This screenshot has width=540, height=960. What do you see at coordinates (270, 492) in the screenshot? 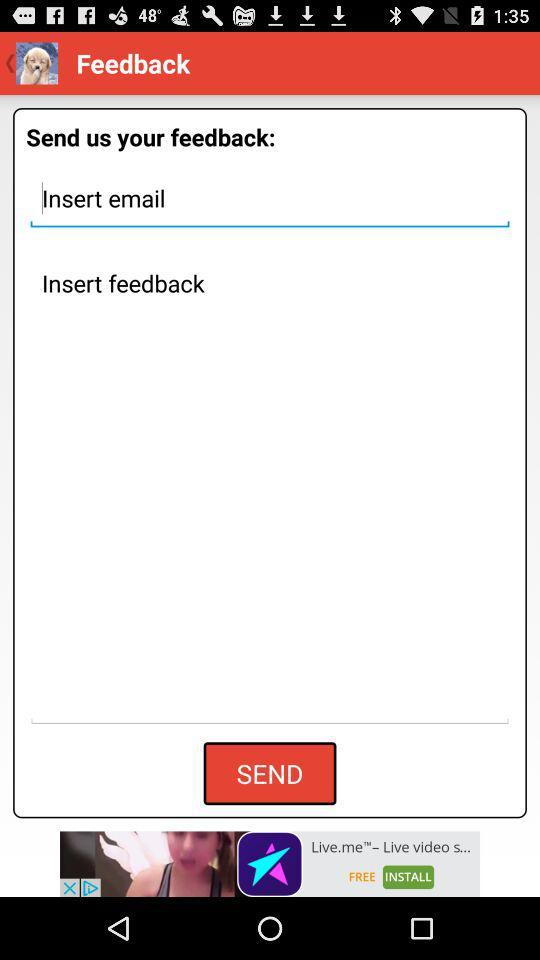
I see `image` at bounding box center [270, 492].